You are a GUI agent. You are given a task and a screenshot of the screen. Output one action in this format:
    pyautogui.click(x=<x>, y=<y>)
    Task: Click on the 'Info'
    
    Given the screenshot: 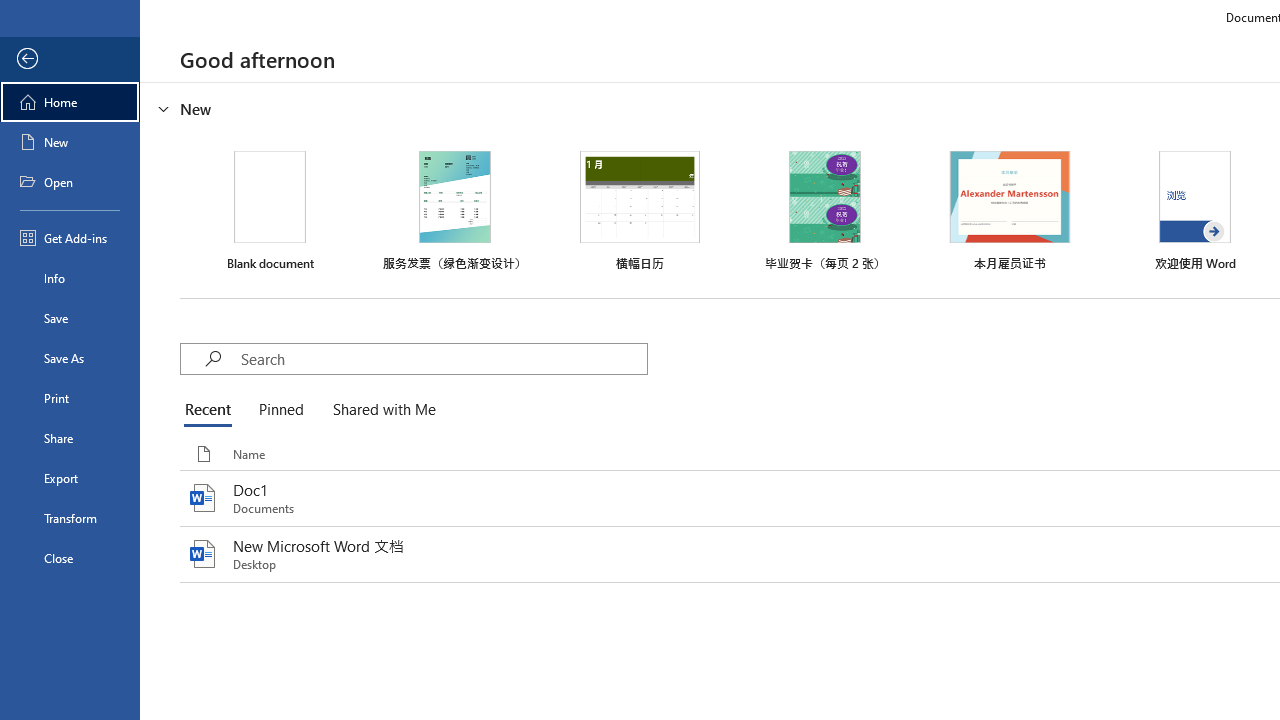 What is the action you would take?
    pyautogui.click(x=69, y=277)
    